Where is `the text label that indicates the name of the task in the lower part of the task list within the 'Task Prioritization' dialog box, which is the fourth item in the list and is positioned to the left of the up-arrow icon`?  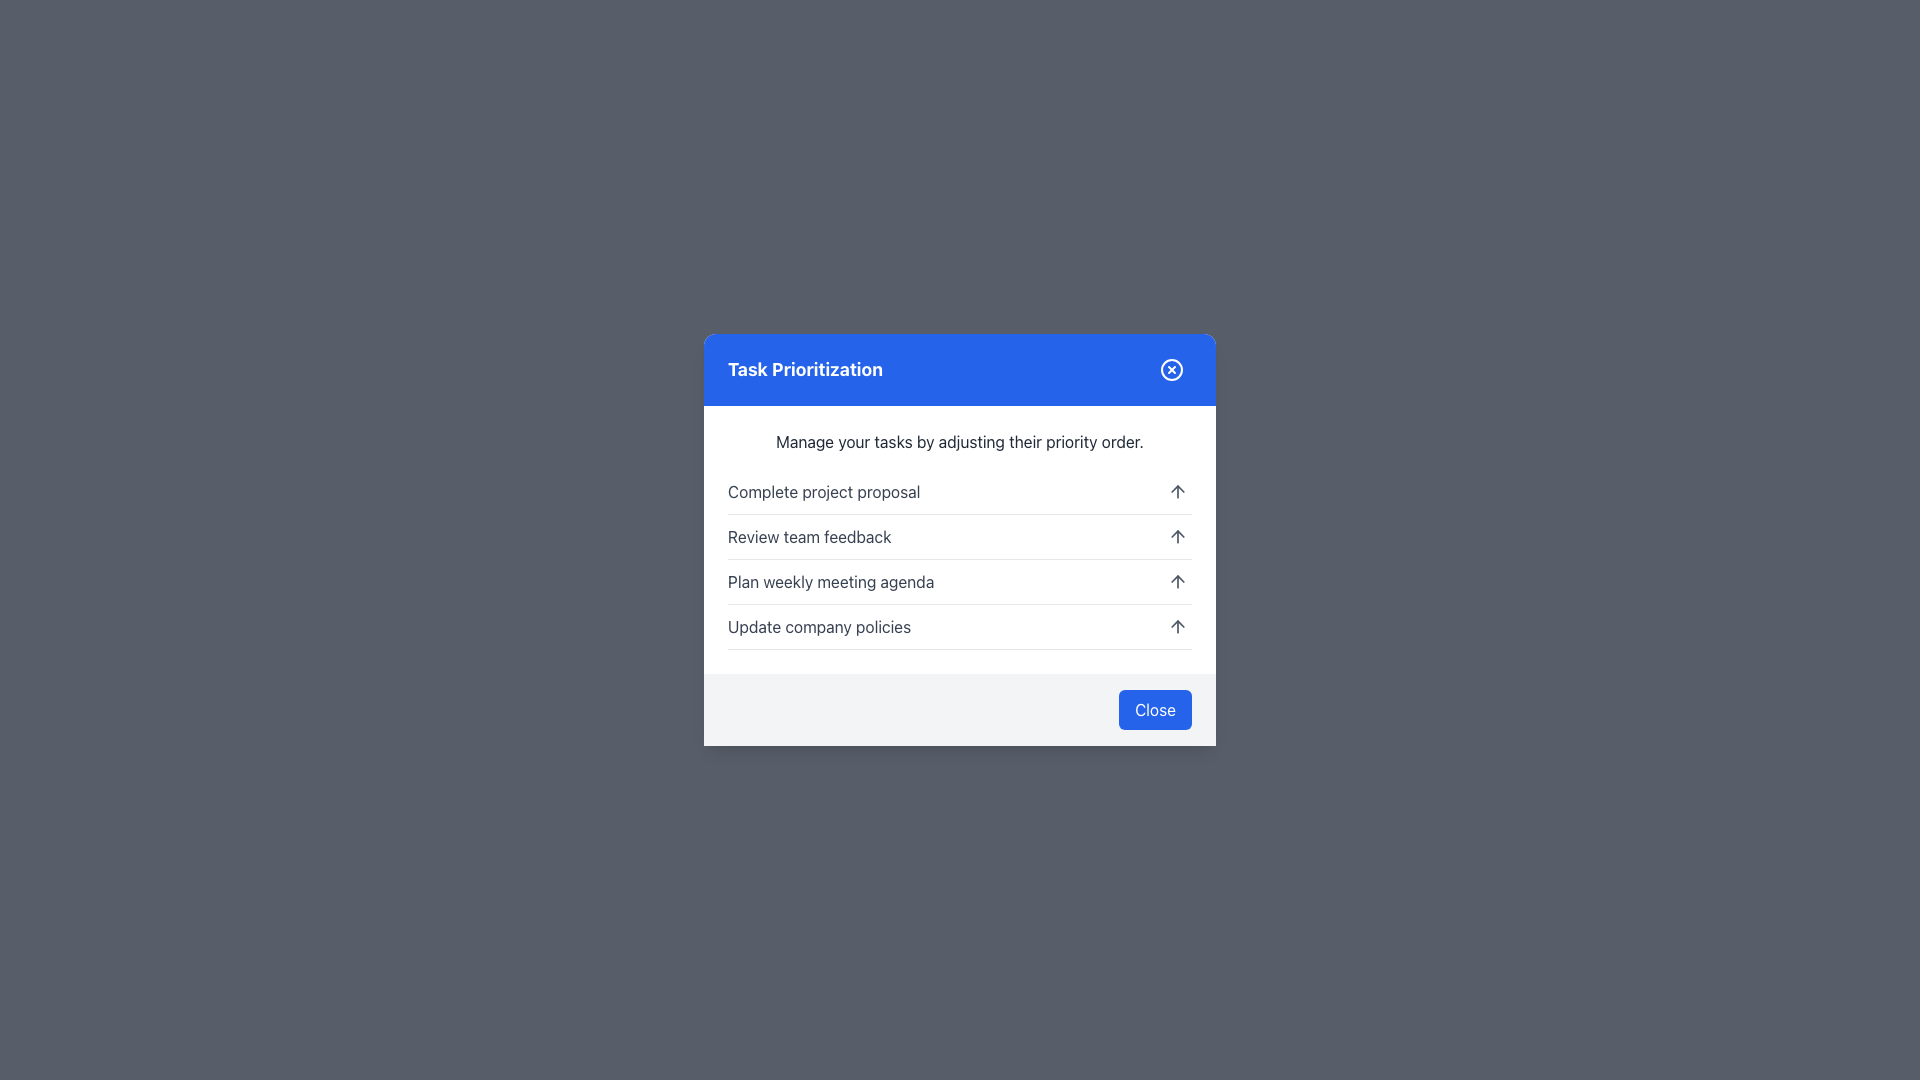
the text label that indicates the name of the task in the lower part of the task list within the 'Task Prioritization' dialog box, which is the fourth item in the list and is positioned to the left of the up-arrow icon is located at coordinates (819, 626).